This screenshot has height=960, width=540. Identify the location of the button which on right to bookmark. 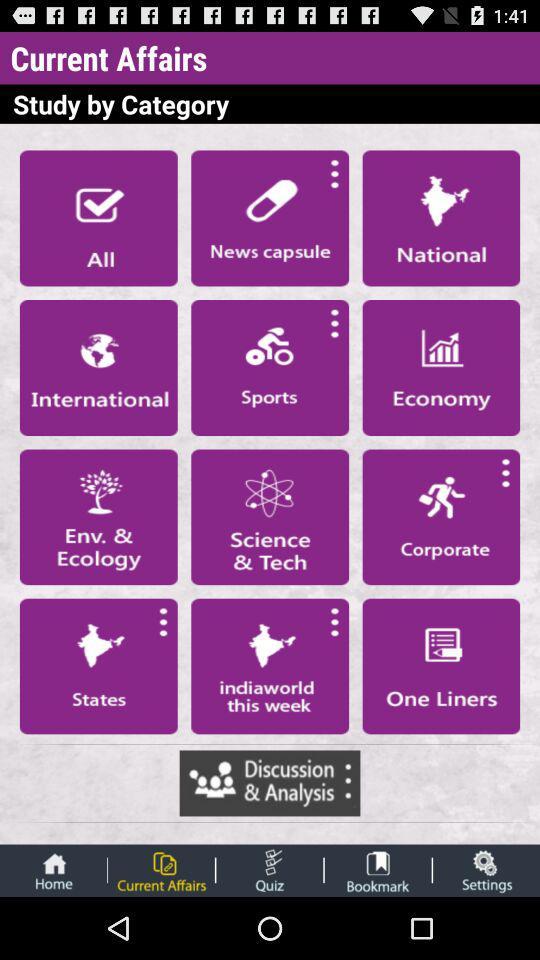
(485, 870).